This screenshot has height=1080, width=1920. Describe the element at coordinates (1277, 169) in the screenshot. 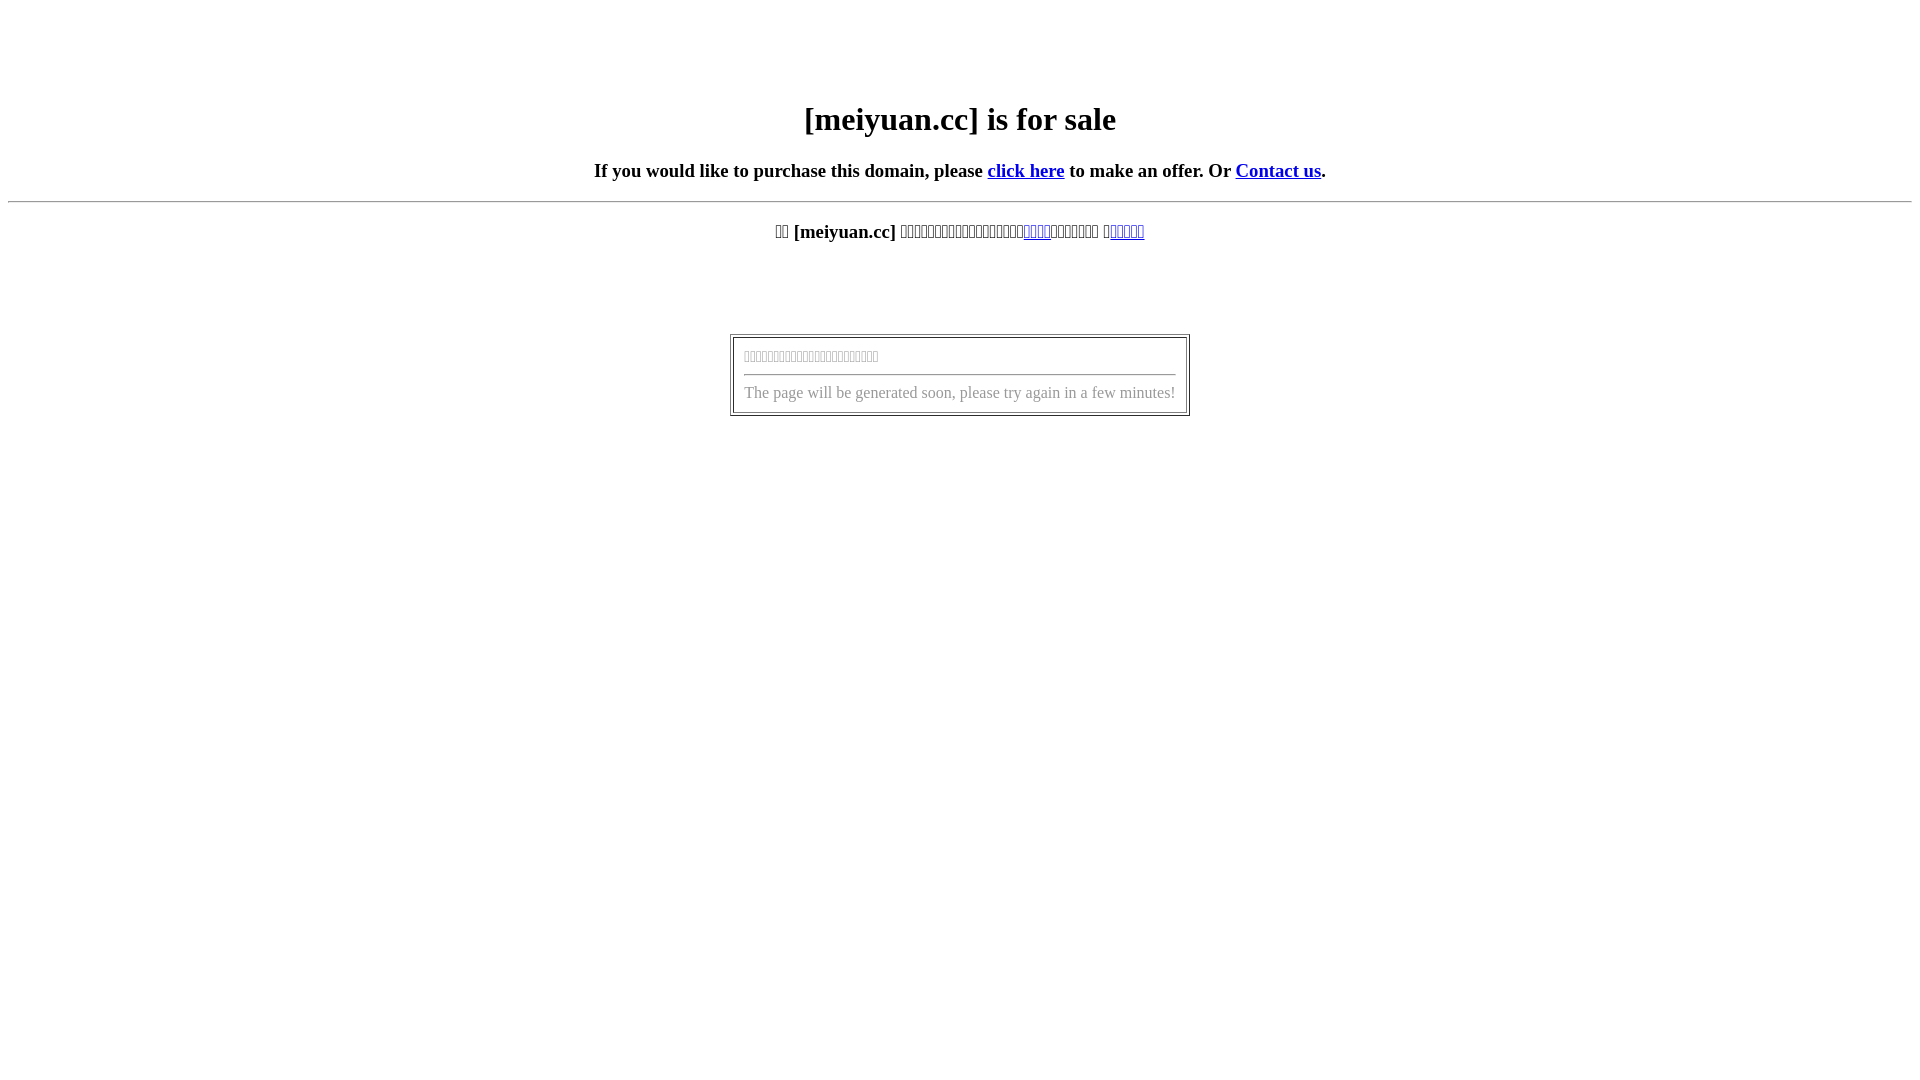

I see `'Contact us'` at that location.